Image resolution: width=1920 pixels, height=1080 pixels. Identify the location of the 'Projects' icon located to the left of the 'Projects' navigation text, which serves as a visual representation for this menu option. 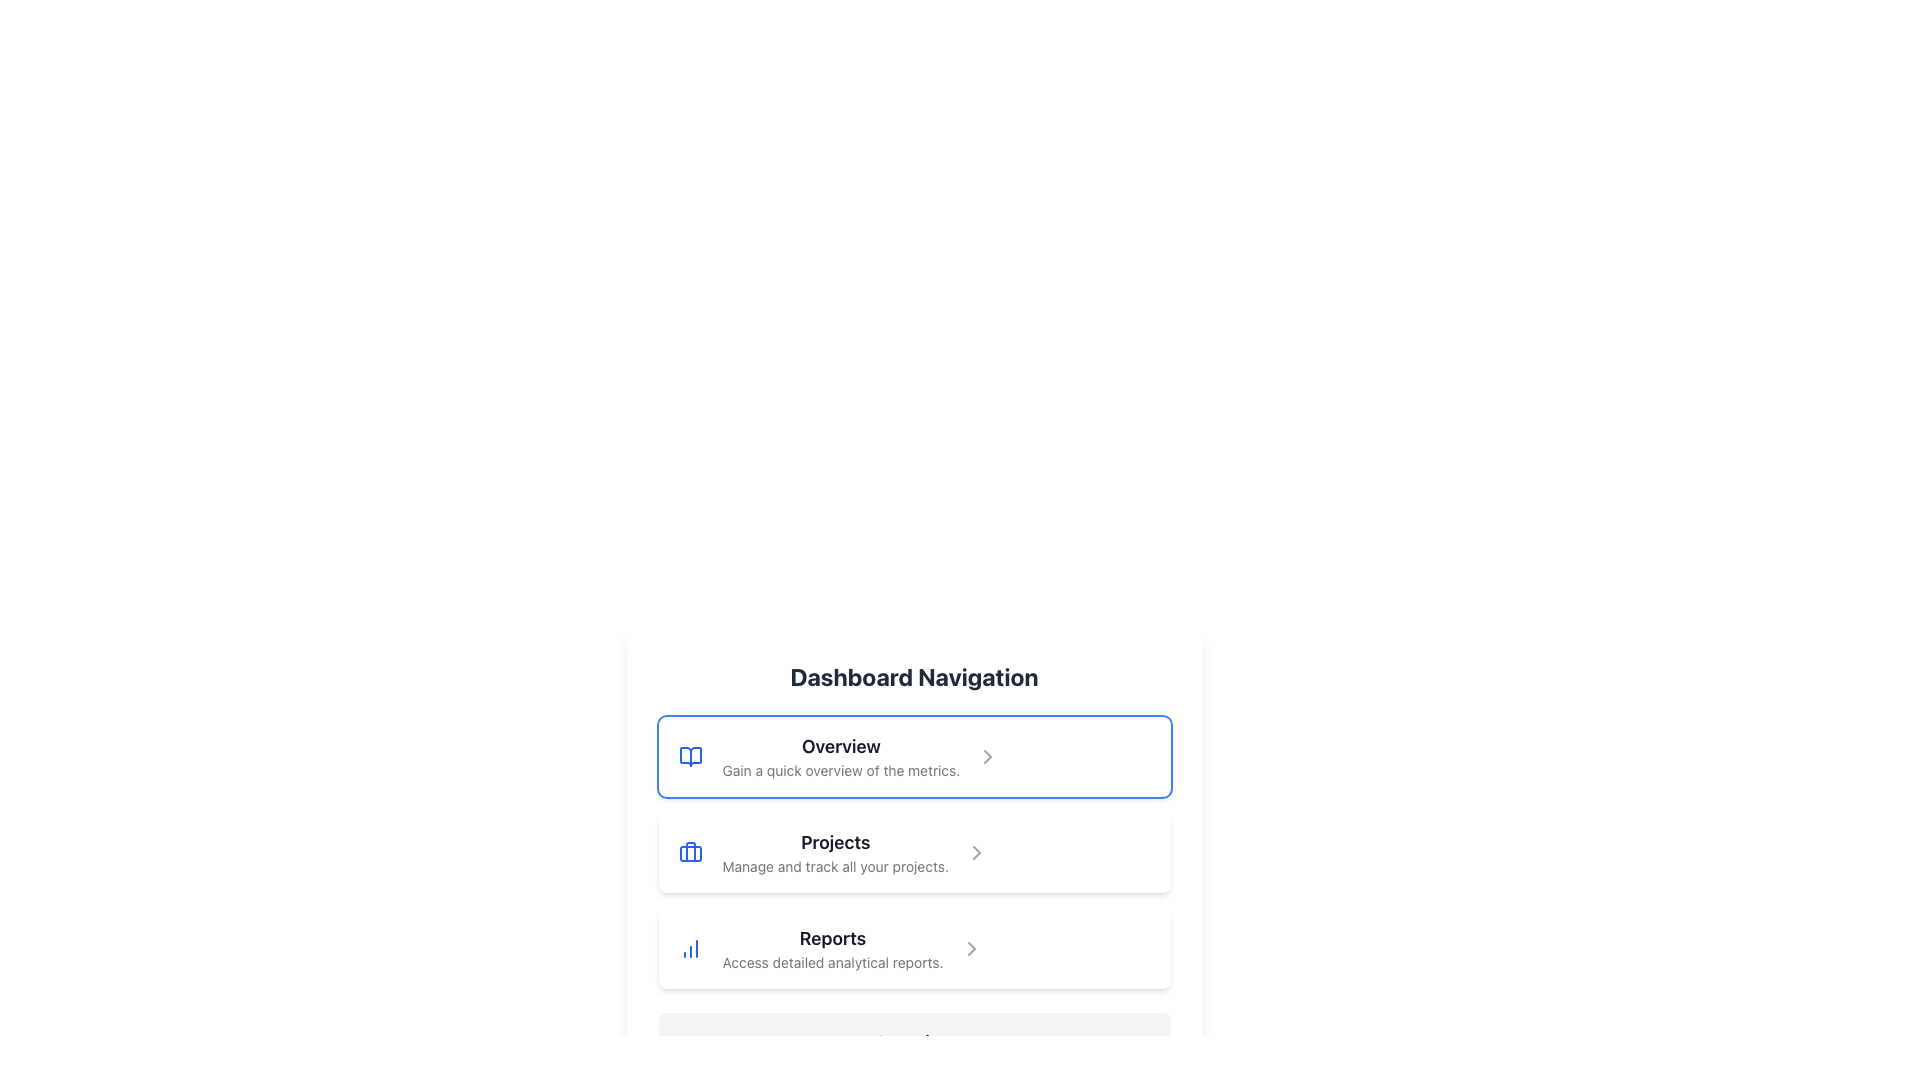
(690, 852).